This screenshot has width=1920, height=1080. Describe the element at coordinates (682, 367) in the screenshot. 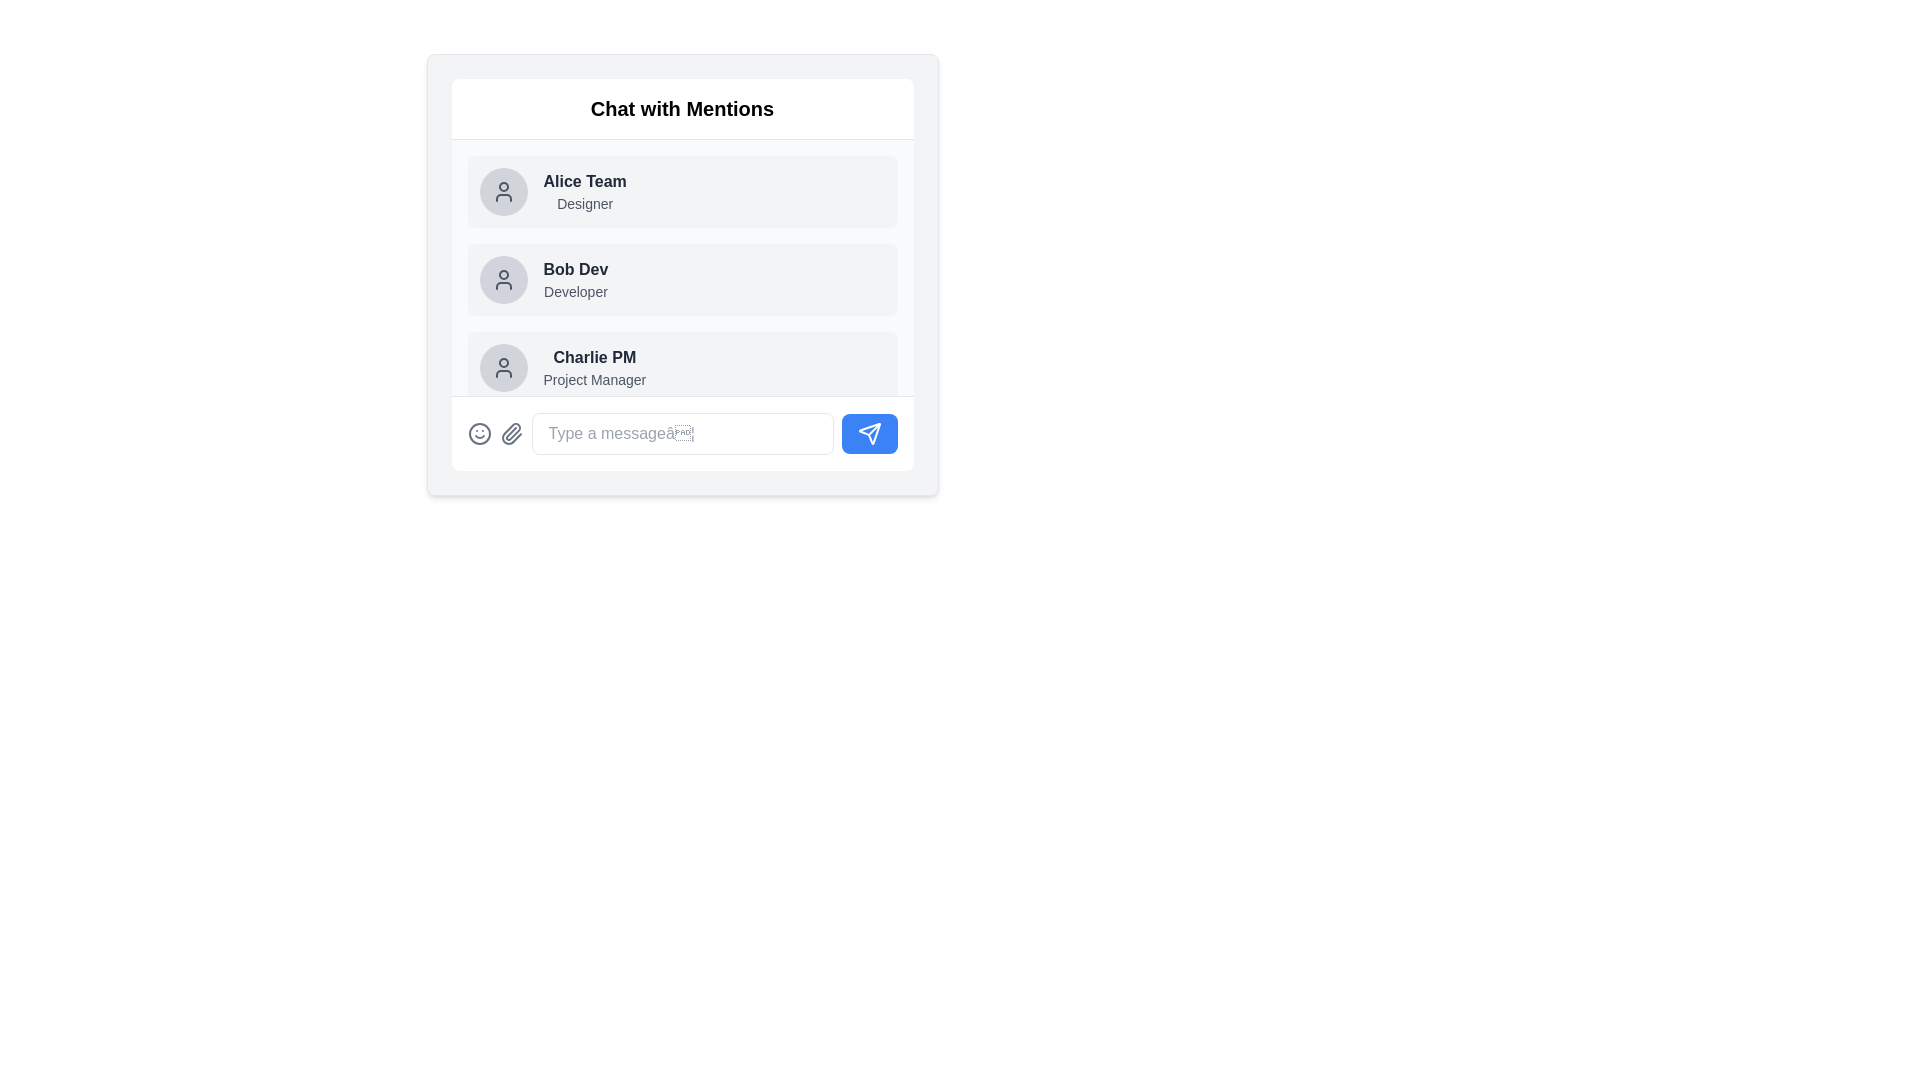

I see `details of the list item with the avatar of a rounded gray icon followed by the text 'Charlie PM' in bold and 'Project Manager' in smaller font, which is the third item in the vertical list of team members` at that location.